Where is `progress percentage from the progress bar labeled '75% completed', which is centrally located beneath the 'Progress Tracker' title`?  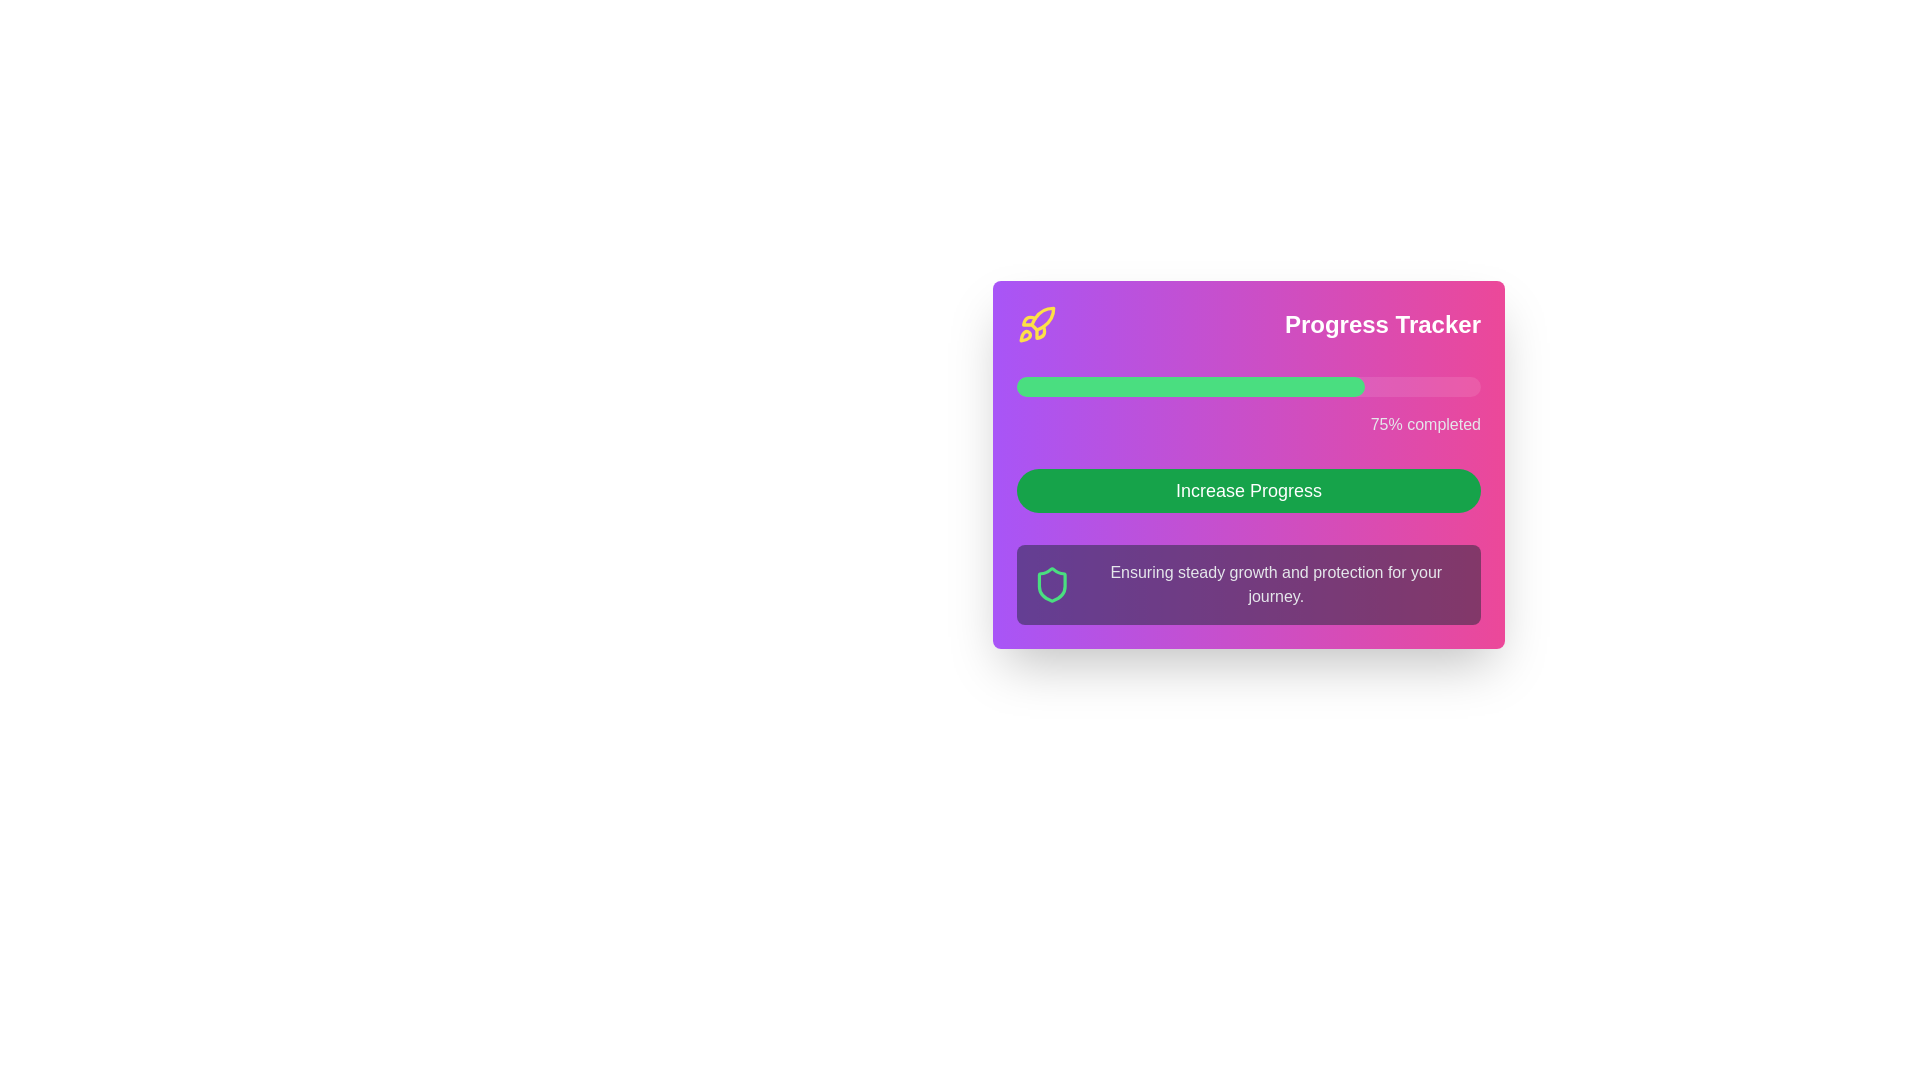 progress percentage from the progress bar labeled '75% completed', which is centrally located beneath the 'Progress Tracker' title is located at coordinates (1247, 406).